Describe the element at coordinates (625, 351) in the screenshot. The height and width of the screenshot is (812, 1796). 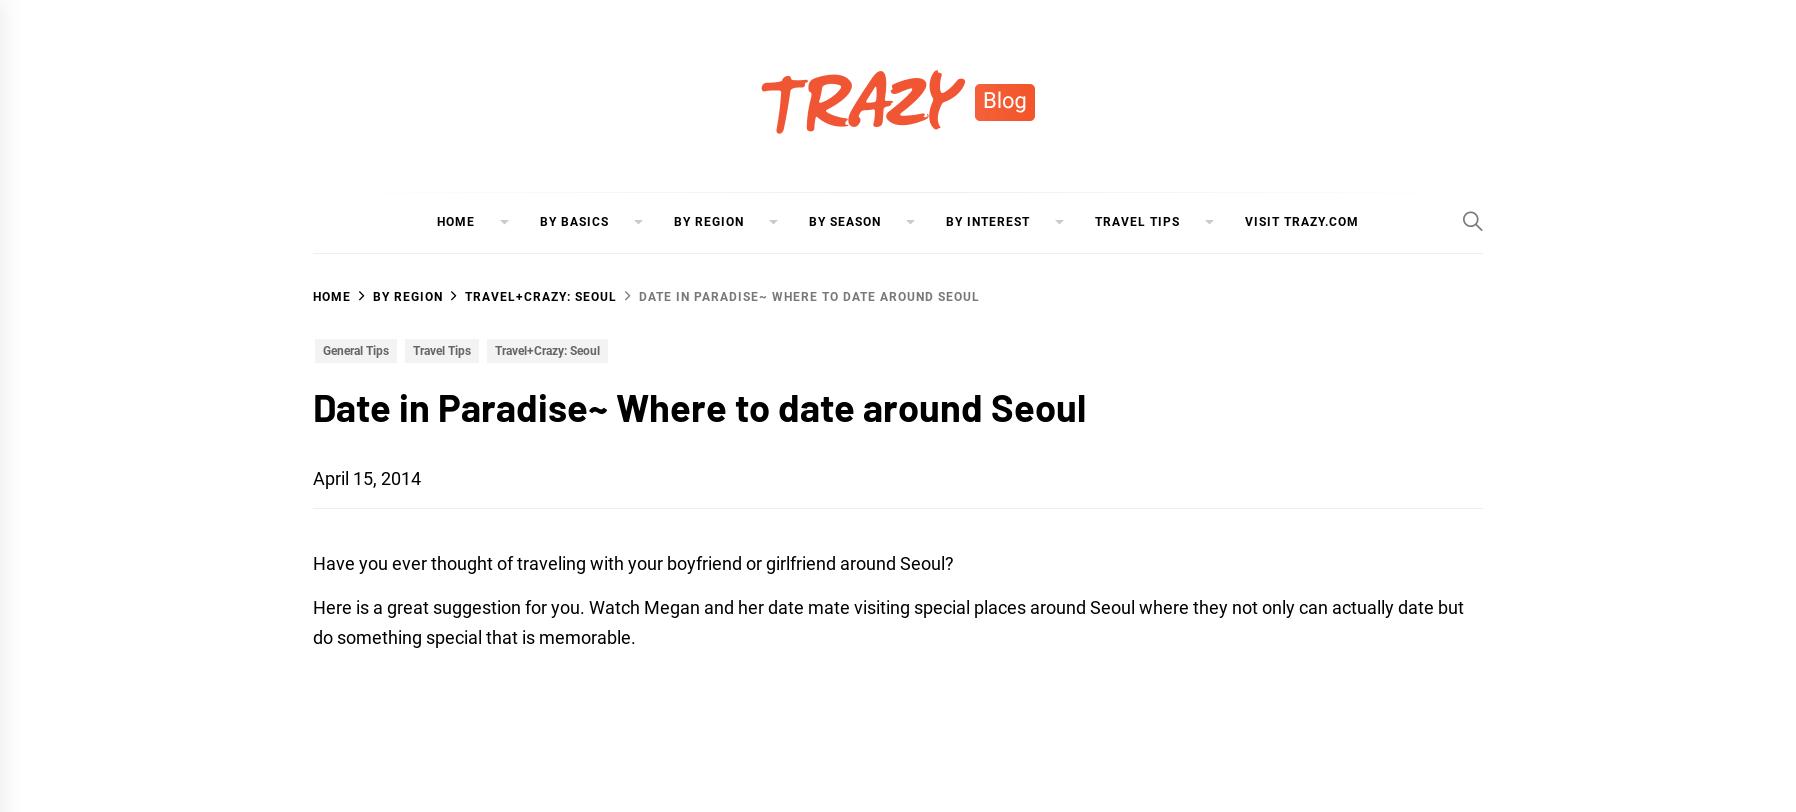
I see `'Getting Around Korea'` at that location.